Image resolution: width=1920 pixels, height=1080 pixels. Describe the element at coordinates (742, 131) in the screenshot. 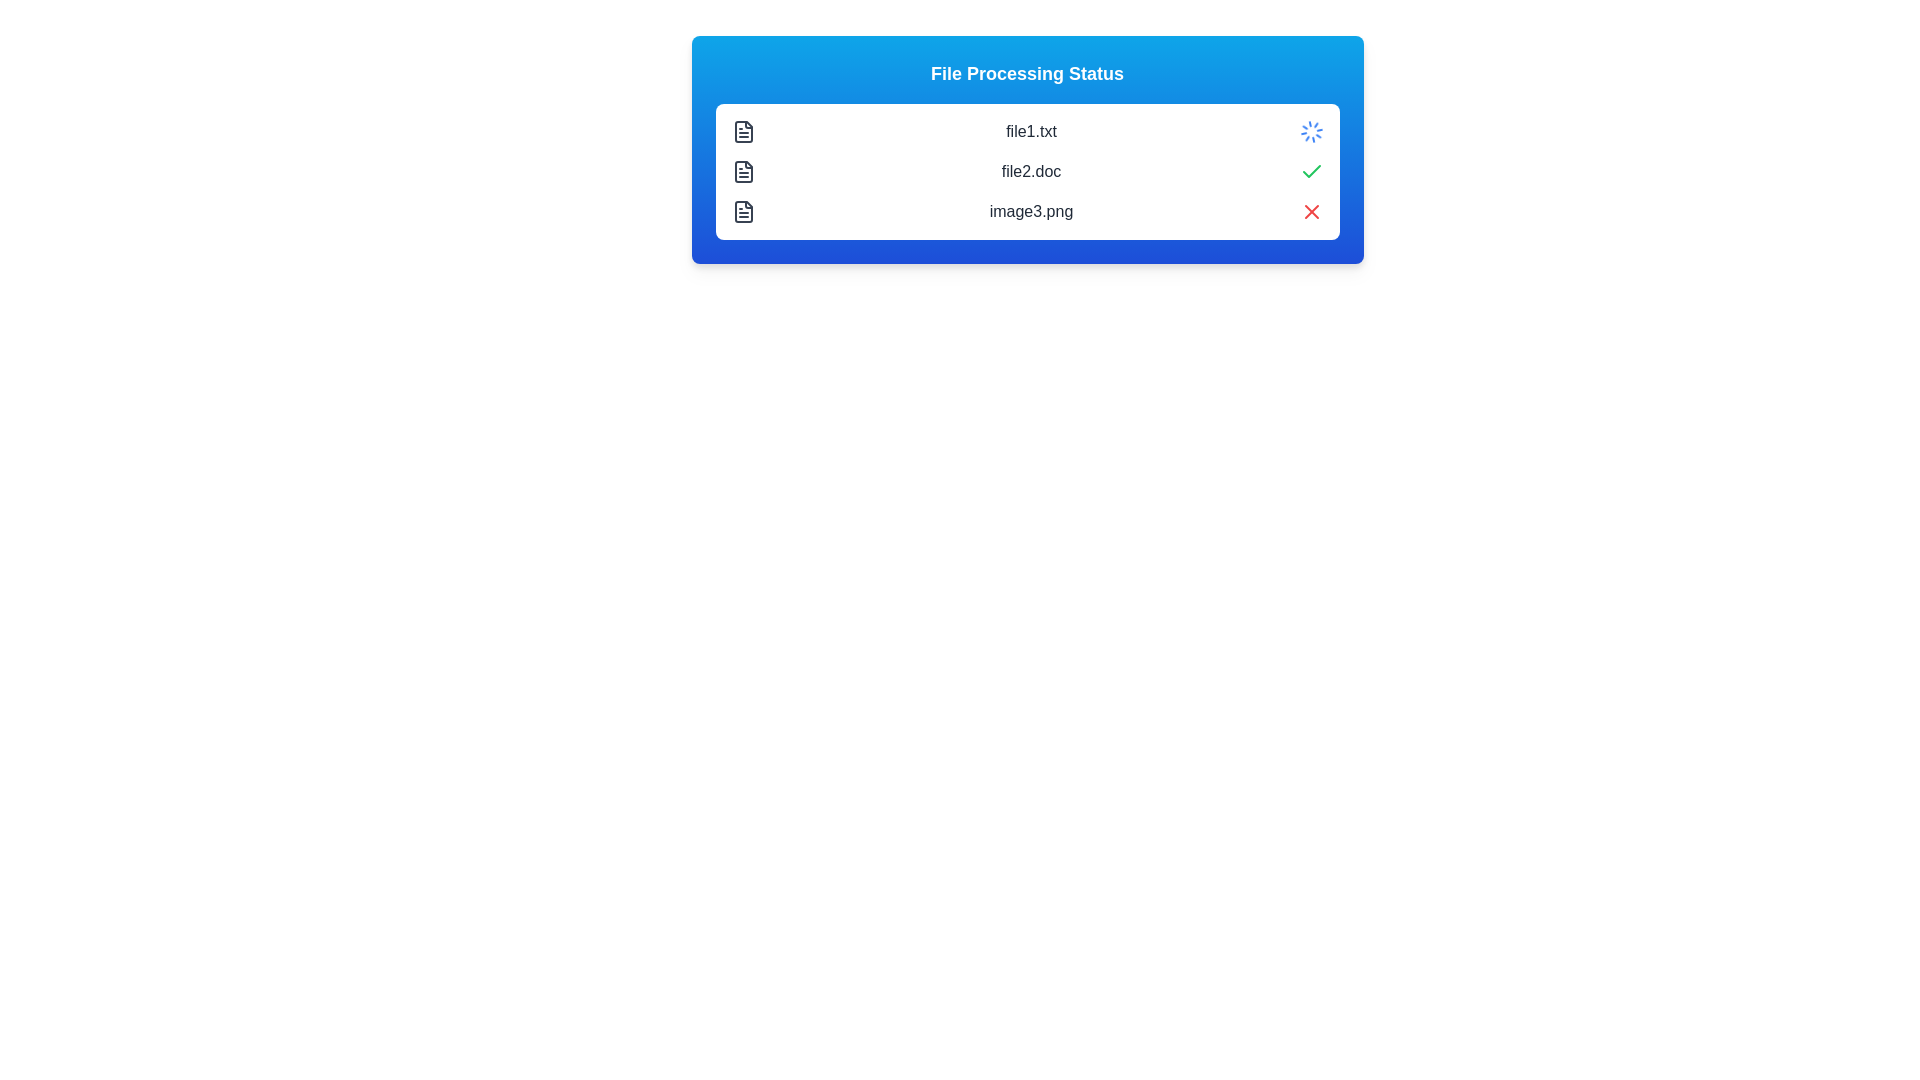

I see `the document icon located near the top-left corner of the file list section, immediately to the left of 'file1.txt'` at that location.